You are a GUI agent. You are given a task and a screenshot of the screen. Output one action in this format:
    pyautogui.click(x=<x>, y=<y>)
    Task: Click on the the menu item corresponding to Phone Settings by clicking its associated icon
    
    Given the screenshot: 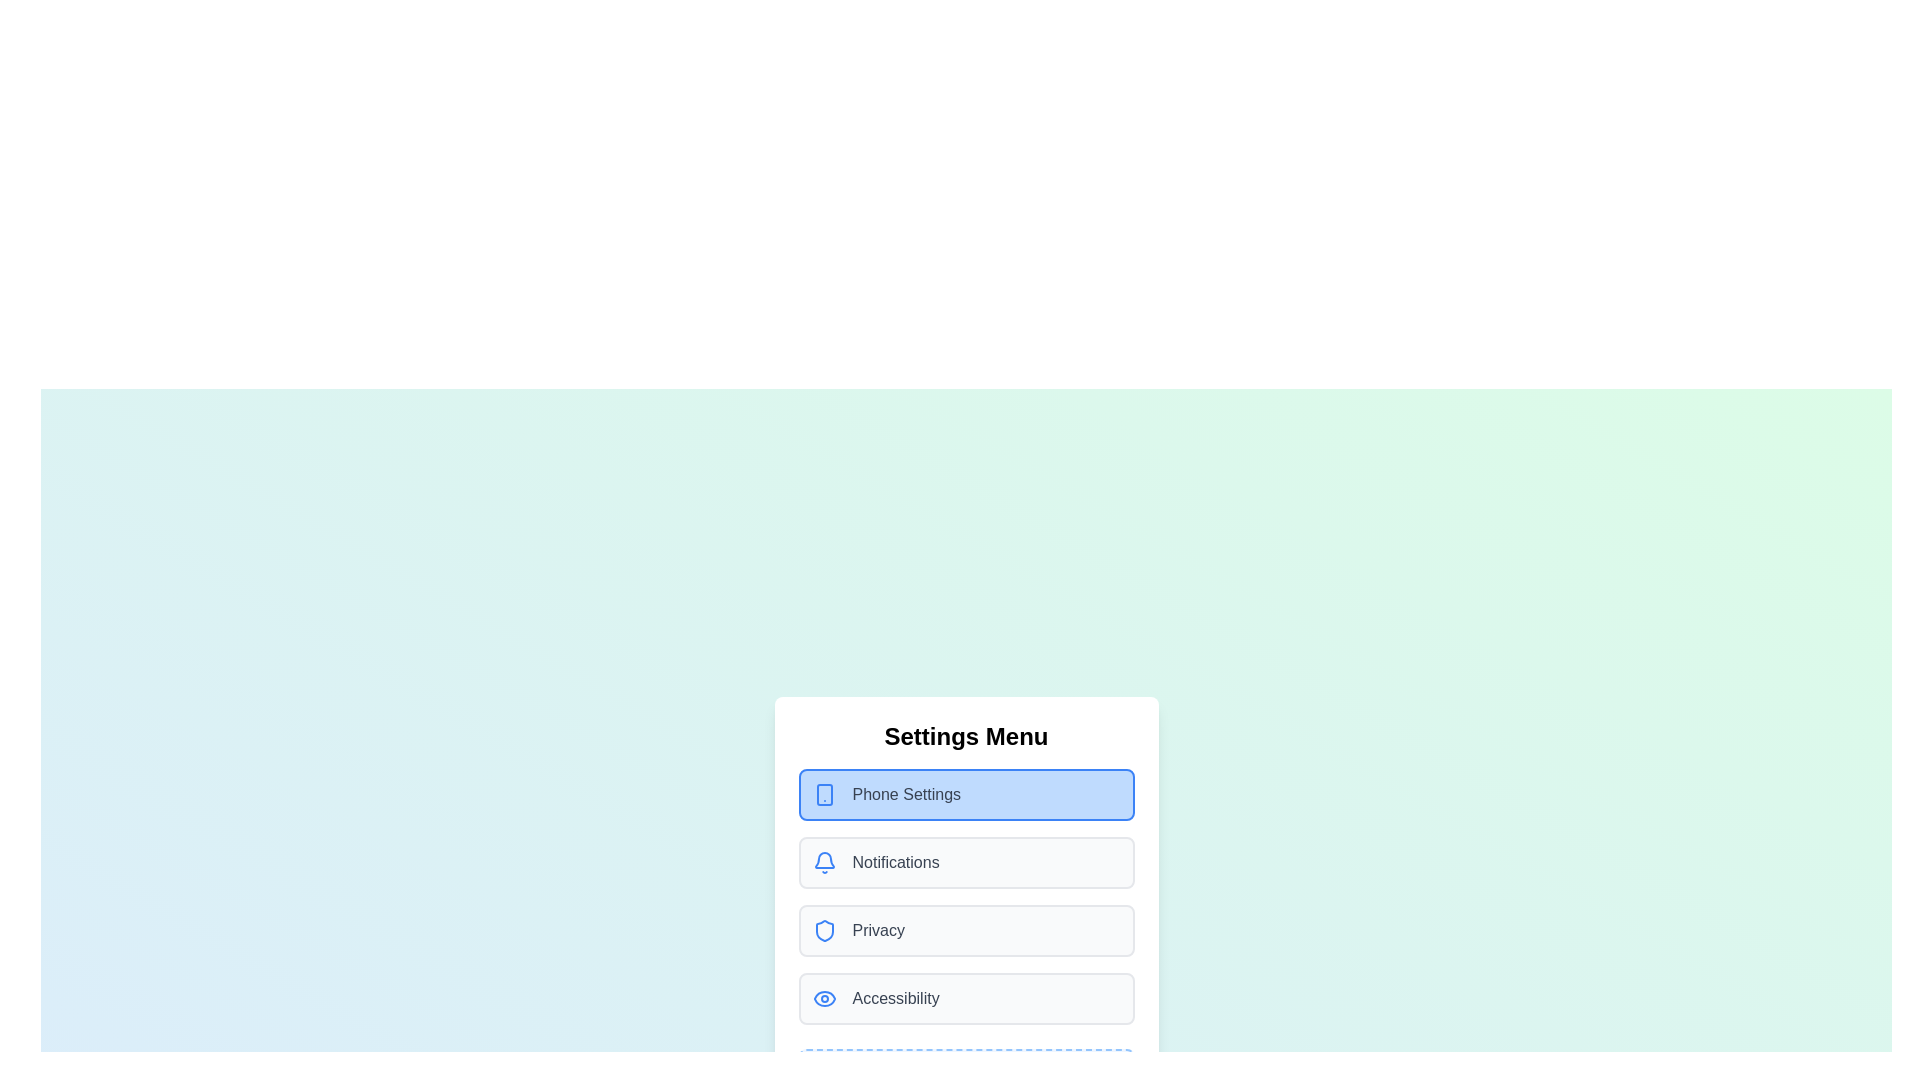 What is the action you would take?
    pyautogui.click(x=824, y=793)
    